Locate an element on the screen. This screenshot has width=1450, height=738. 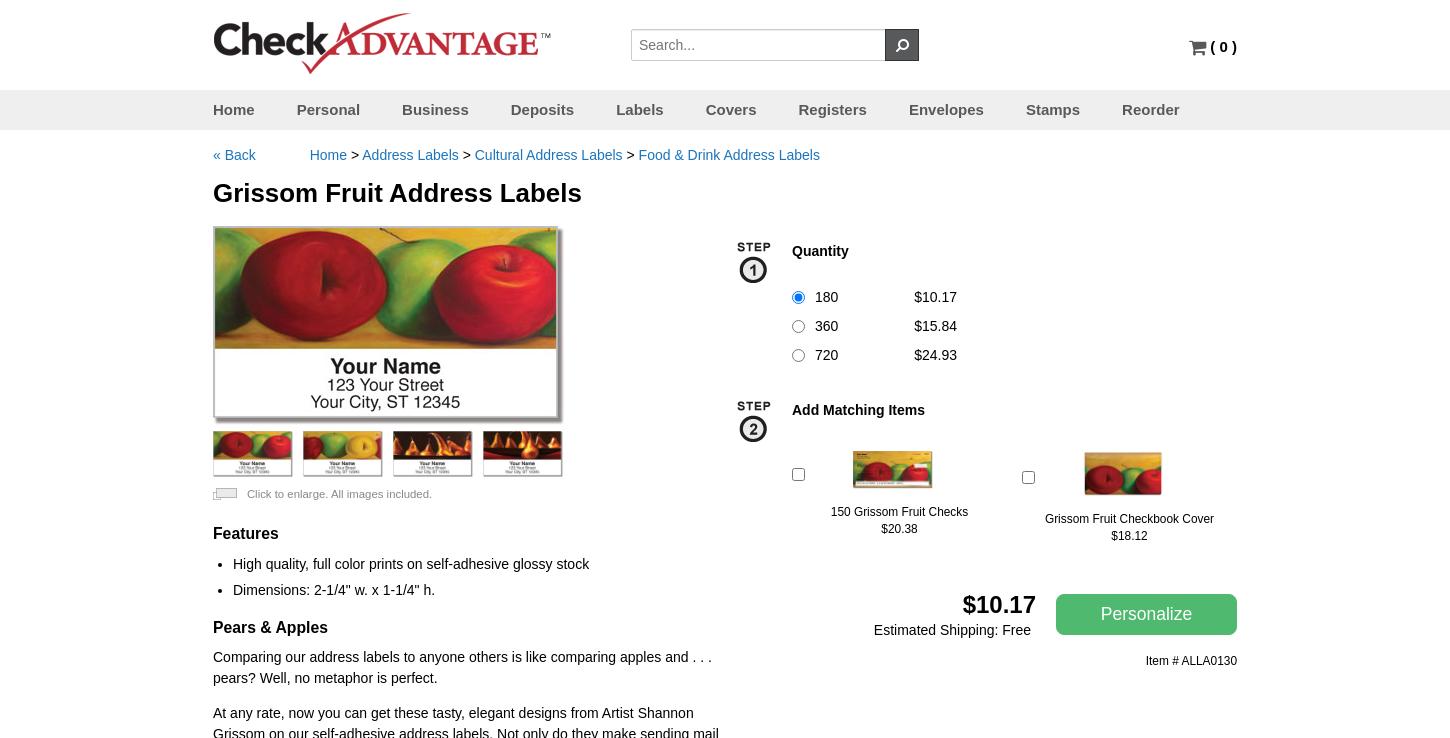
'( 0 )' is located at coordinates (1223, 46).